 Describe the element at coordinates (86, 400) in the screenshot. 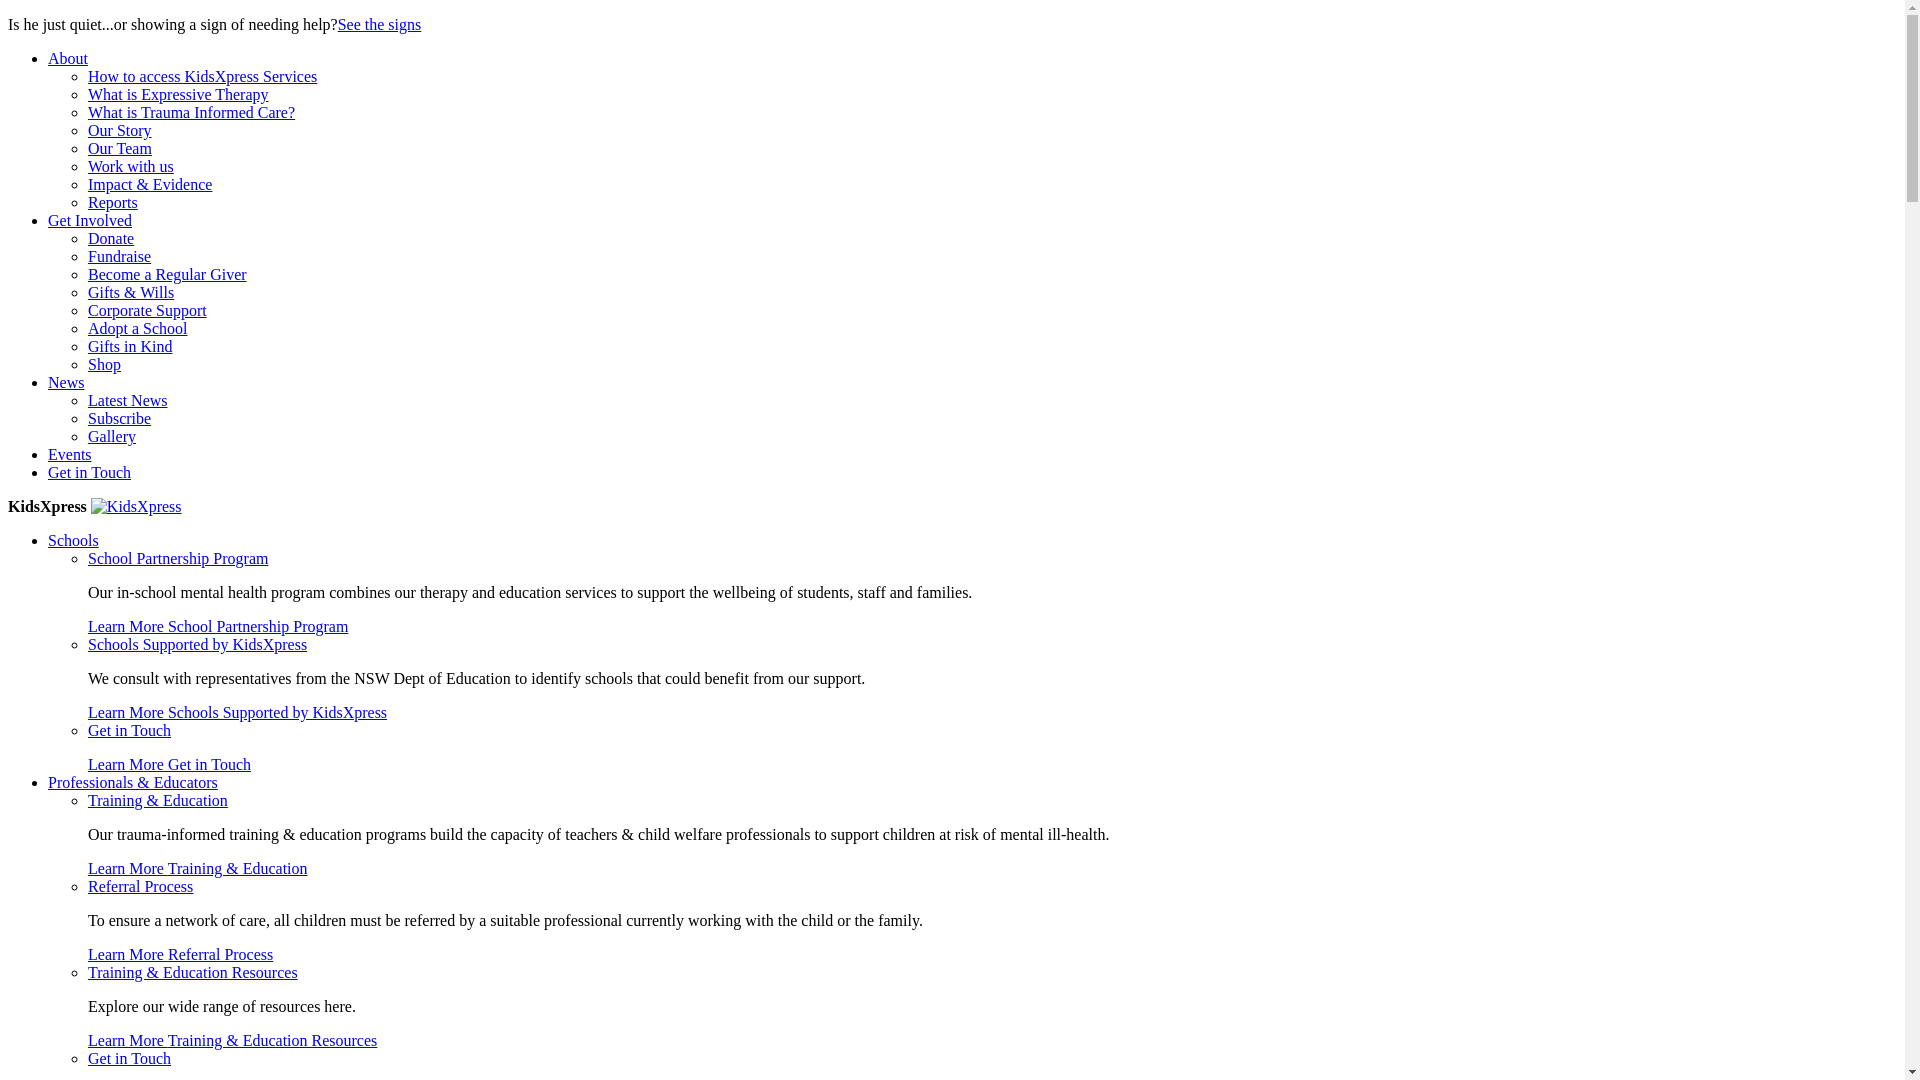

I see `'Latest News'` at that location.